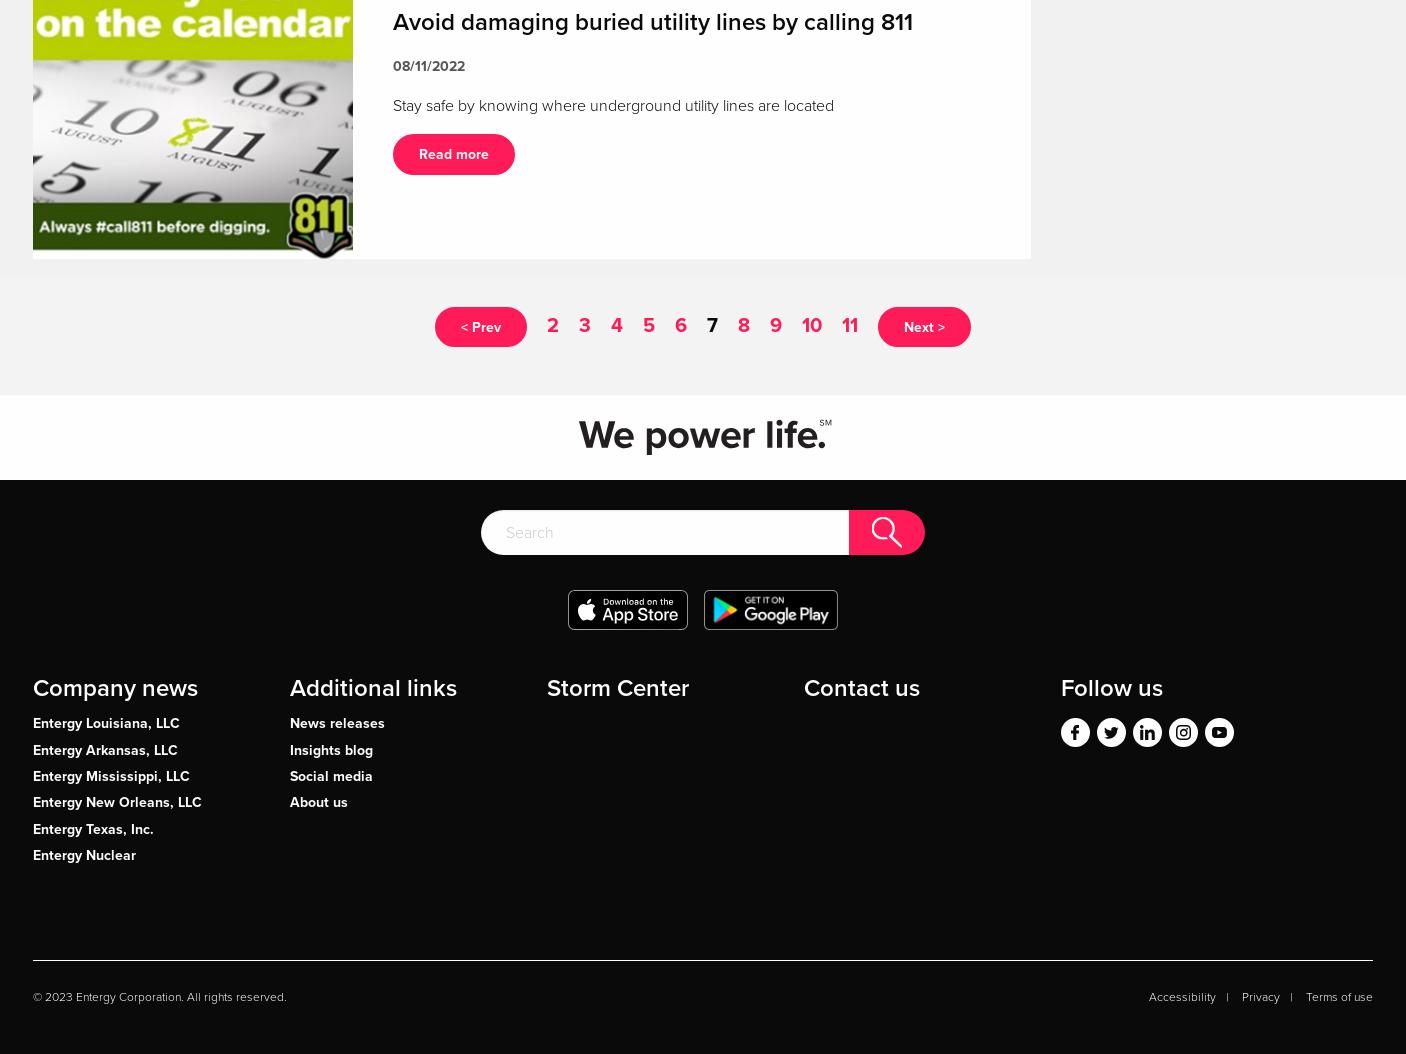 The width and height of the screenshot is (1406, 1054). Describe the element at coordinates (681, 323) in the screenshot. I see `'6'` at that location.